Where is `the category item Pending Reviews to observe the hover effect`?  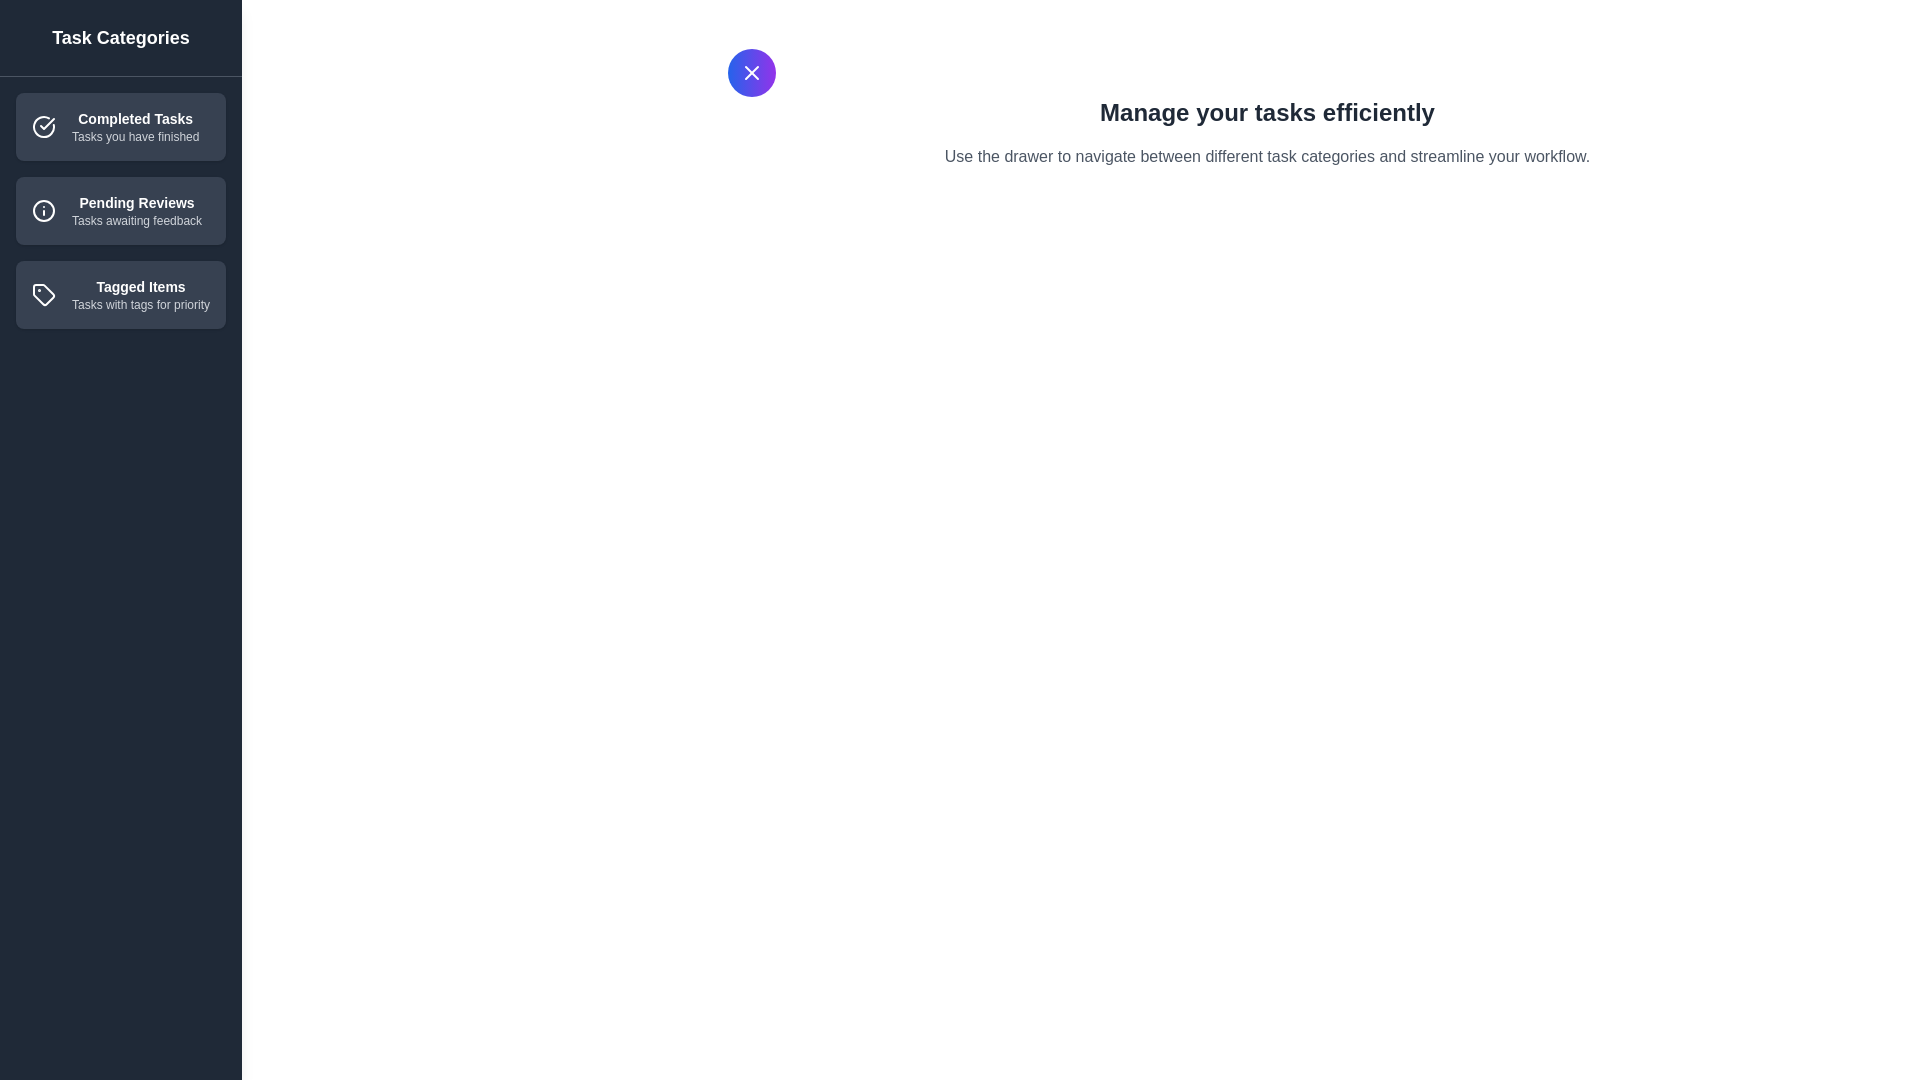 the category item Pending Reviews to observe the hover effect is located at coordinates (119, 211).